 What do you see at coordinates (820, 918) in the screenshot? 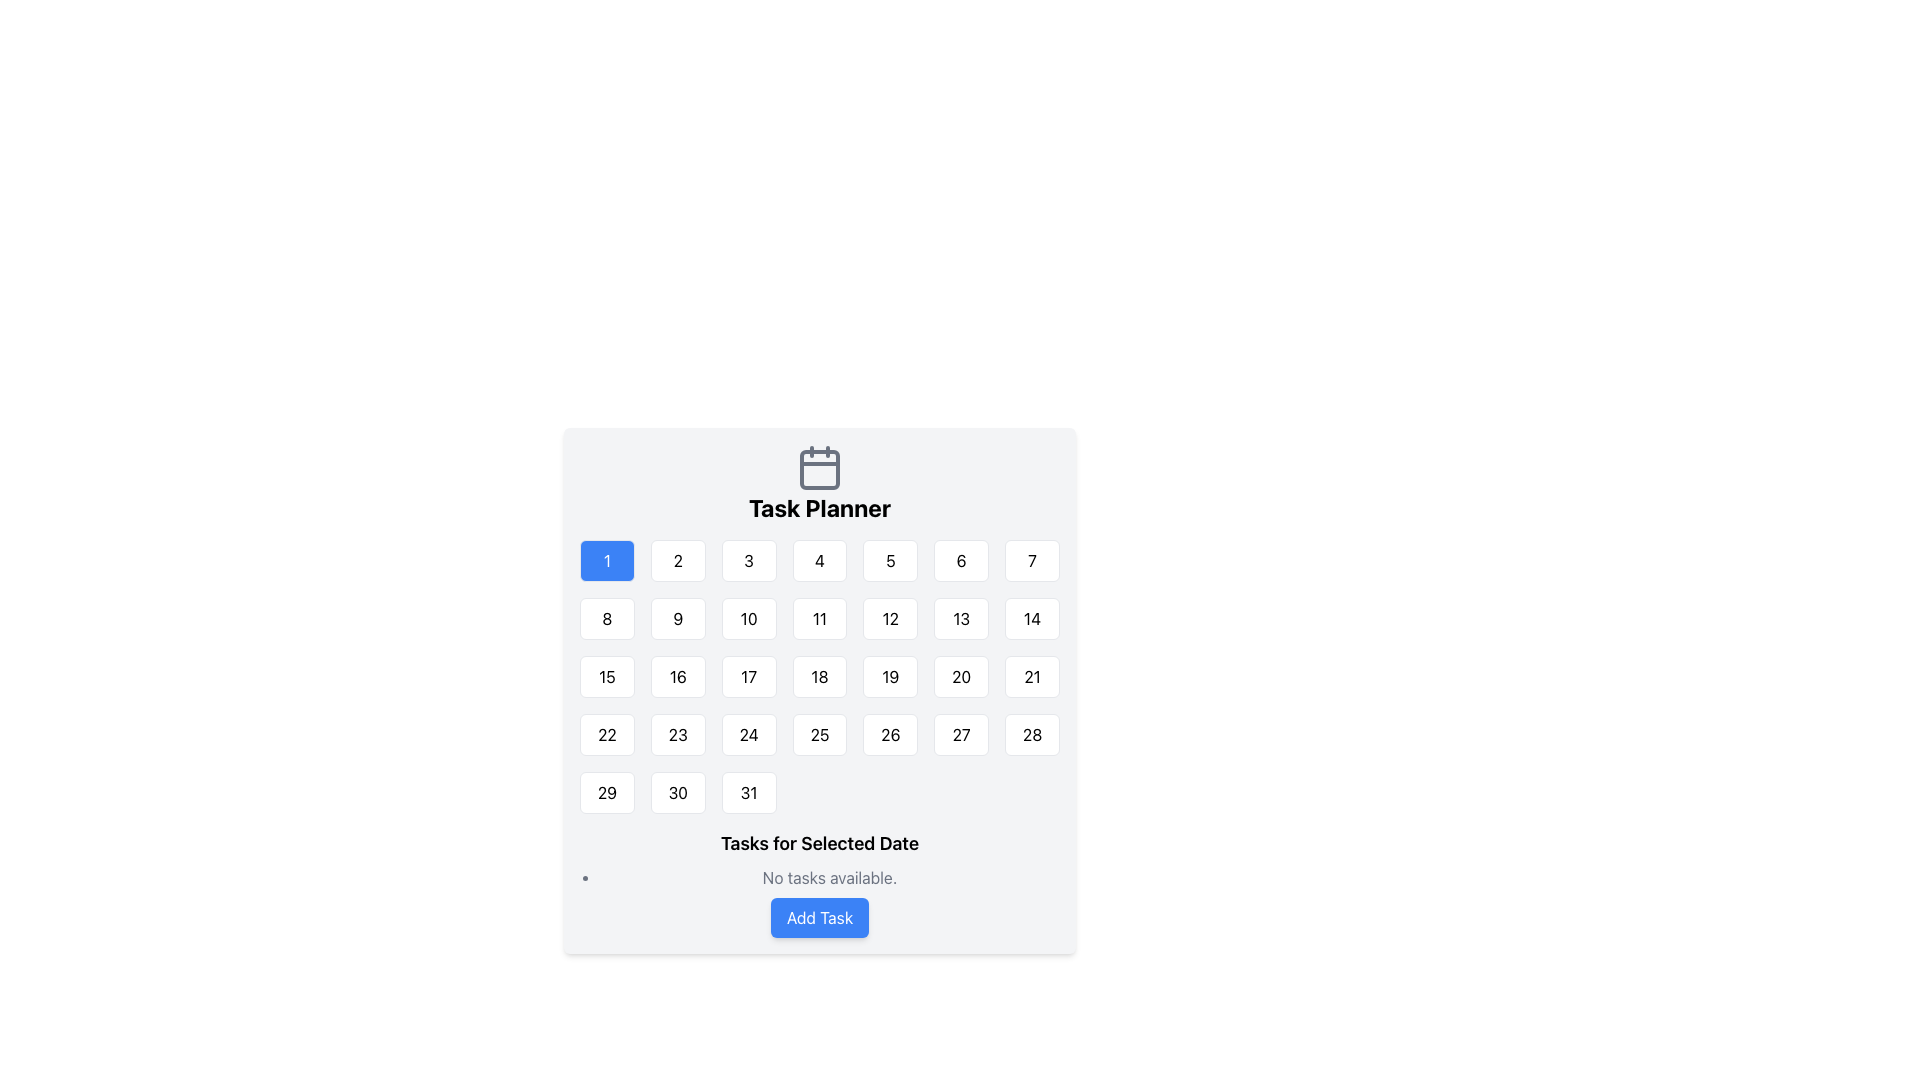
I see `the button located below the 'Tasks for Selected Date' header and beneath the line of text 'No tasks available.'` at bounding box center [820, 918].